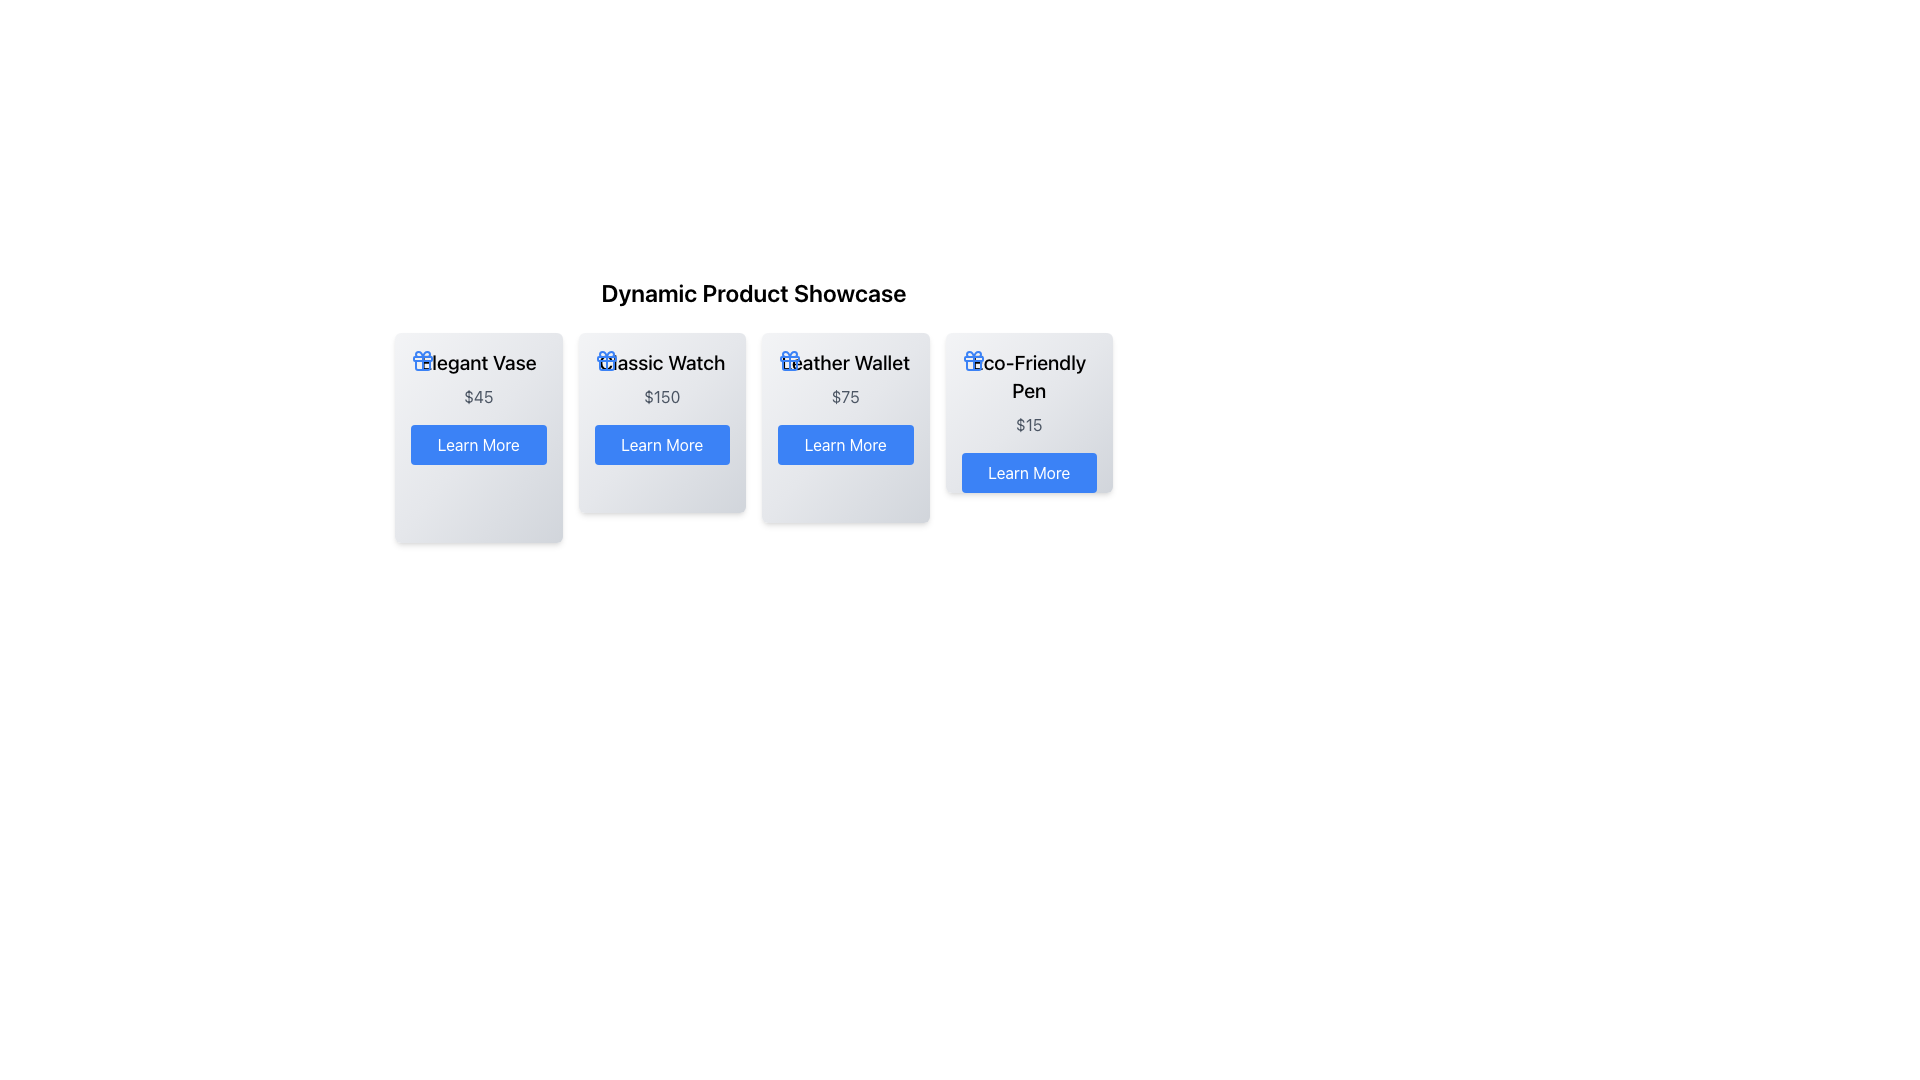 The width and height of the screenshot is (1920, 1080). What do you see at coordinates (845, 427) in the screenshot?
I see `the 'Learn More' button of the Interactive Product Card which features a gradient background and a blue gift box icon, displaying the product 'Leather Wallet' and priced at '$75'` at bounding box center [845, 427].